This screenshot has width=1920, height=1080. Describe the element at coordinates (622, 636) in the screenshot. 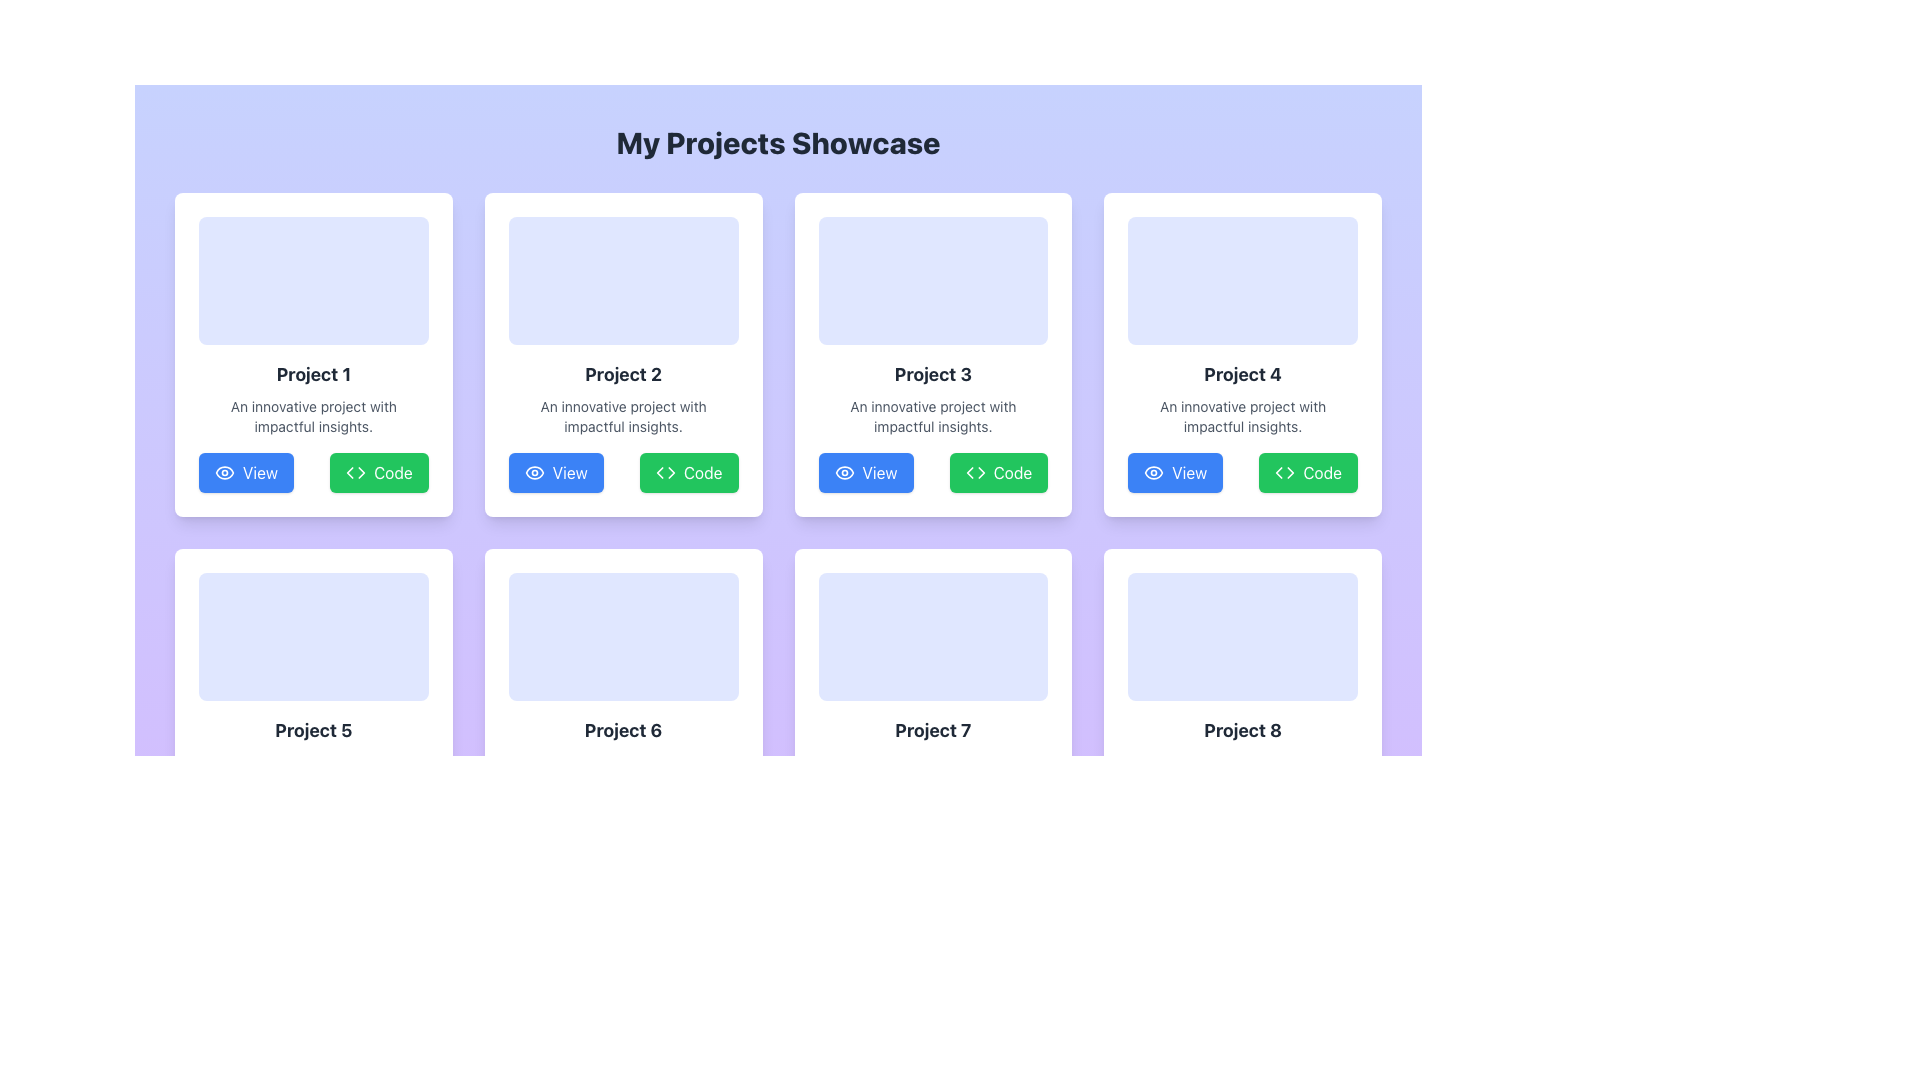

I see `the visual placeholder element located at the top of the 'Project 6' card, which is in the second row and third column of the project showcase grid` at that location.